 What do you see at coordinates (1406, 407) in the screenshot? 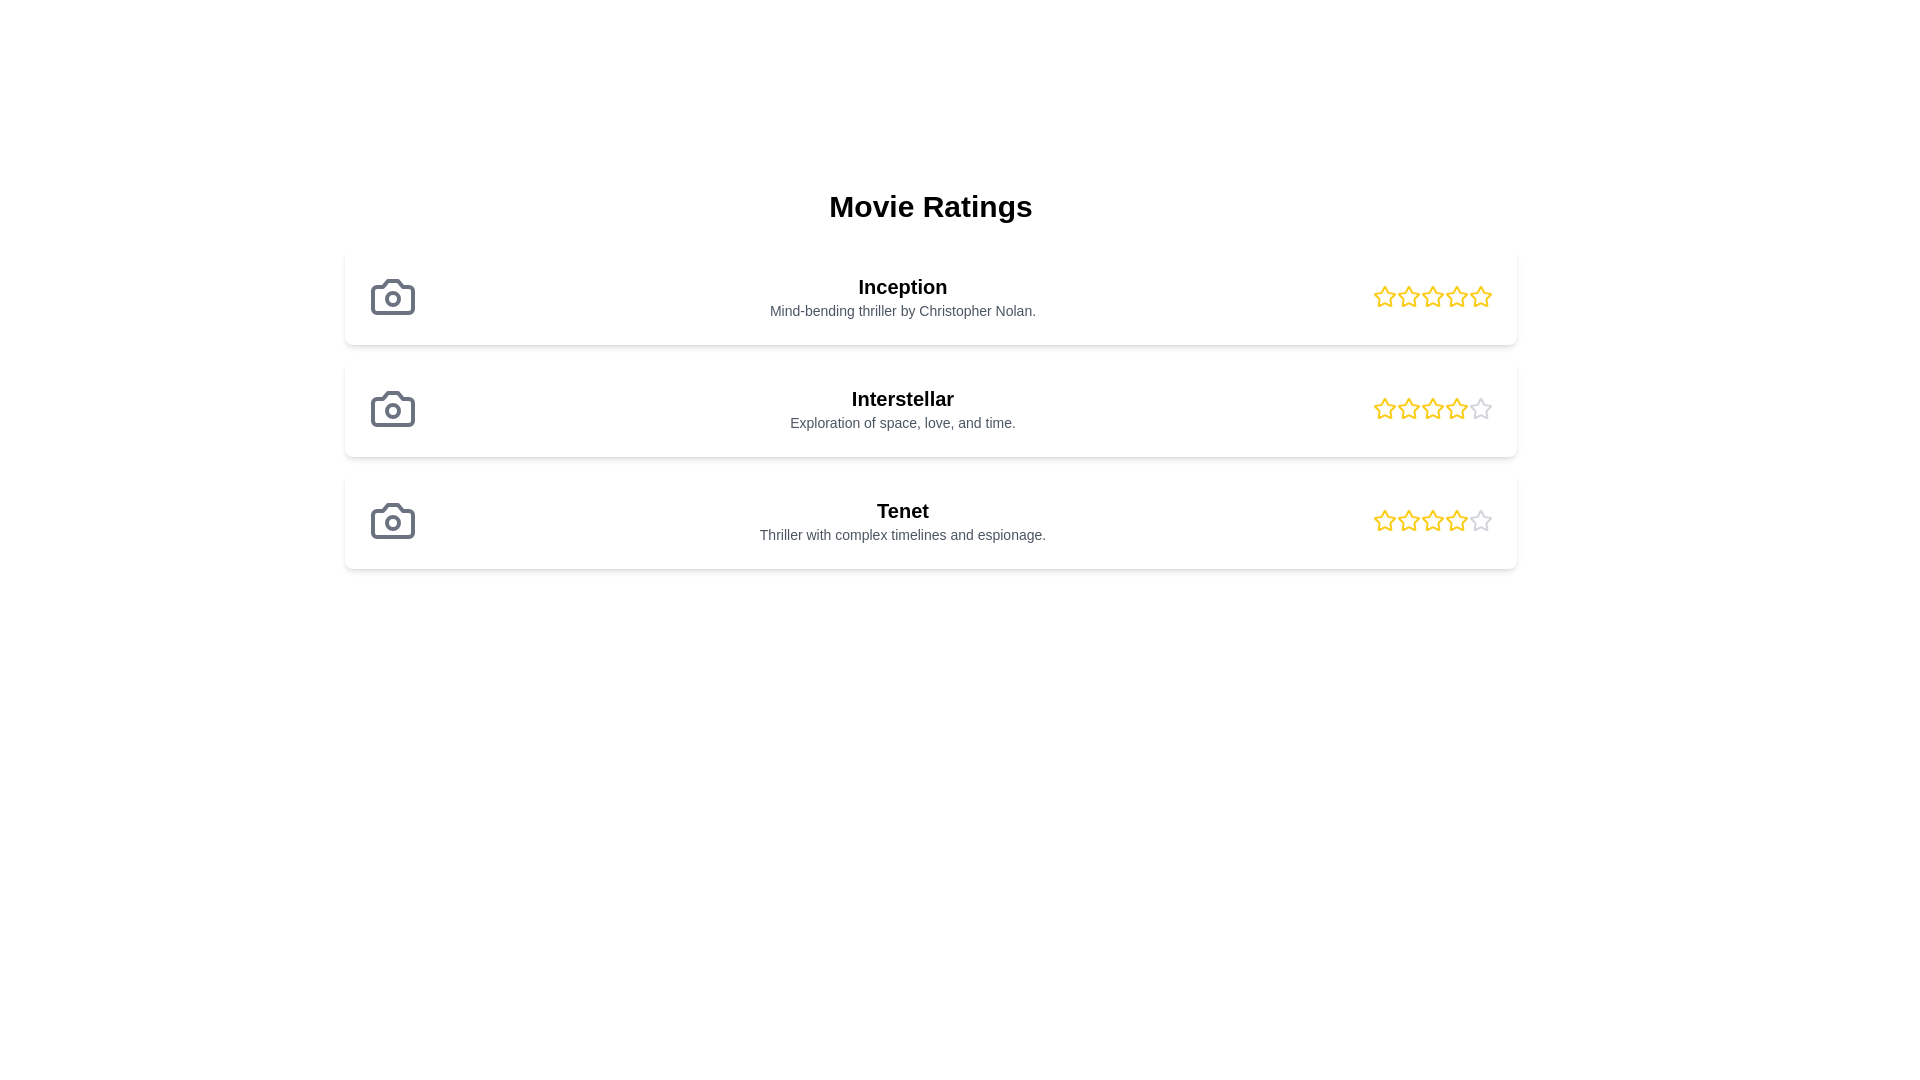
I see `the second yellow star icon in the 'Interstellar' rating section to rate it` at bounding box center [1406, 407].